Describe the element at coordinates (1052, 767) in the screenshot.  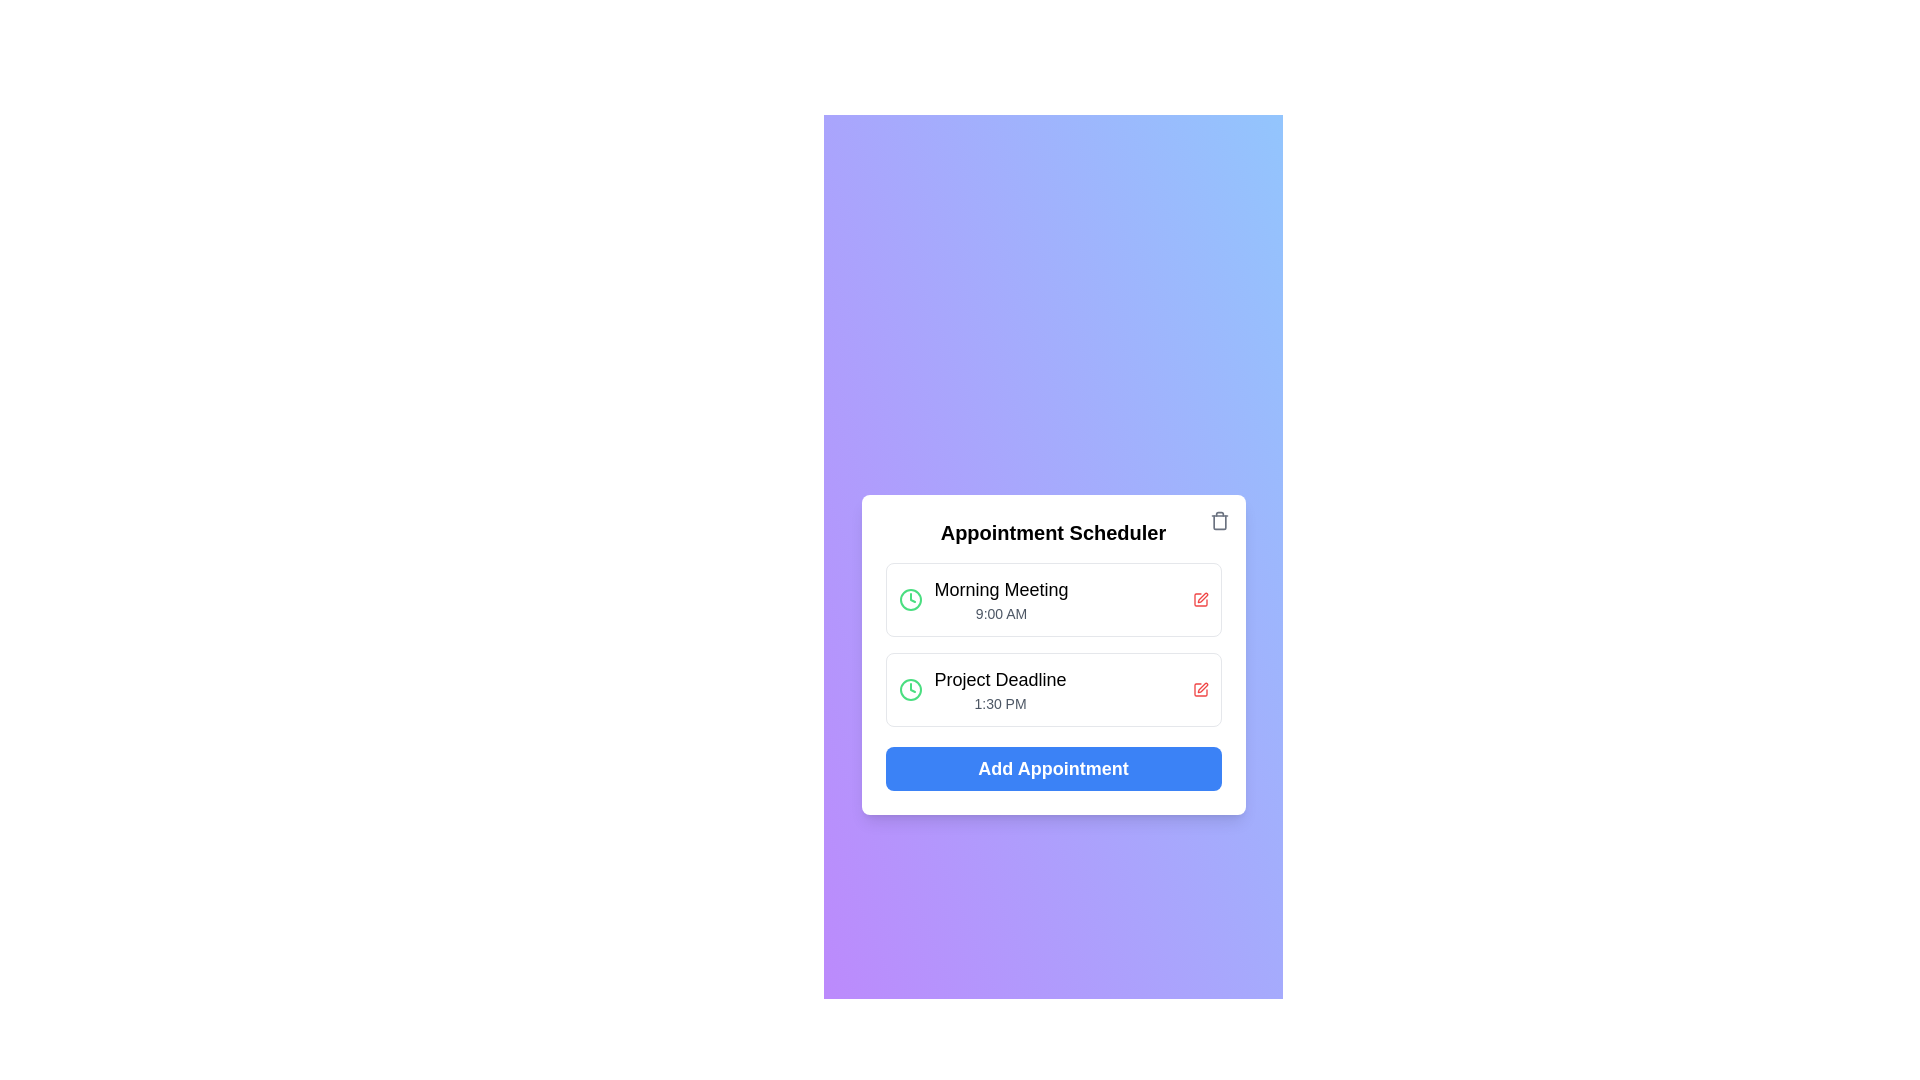
I see `the 'Add Appointment' button with a blue background and white bold text for keyboard interaction` at that location.